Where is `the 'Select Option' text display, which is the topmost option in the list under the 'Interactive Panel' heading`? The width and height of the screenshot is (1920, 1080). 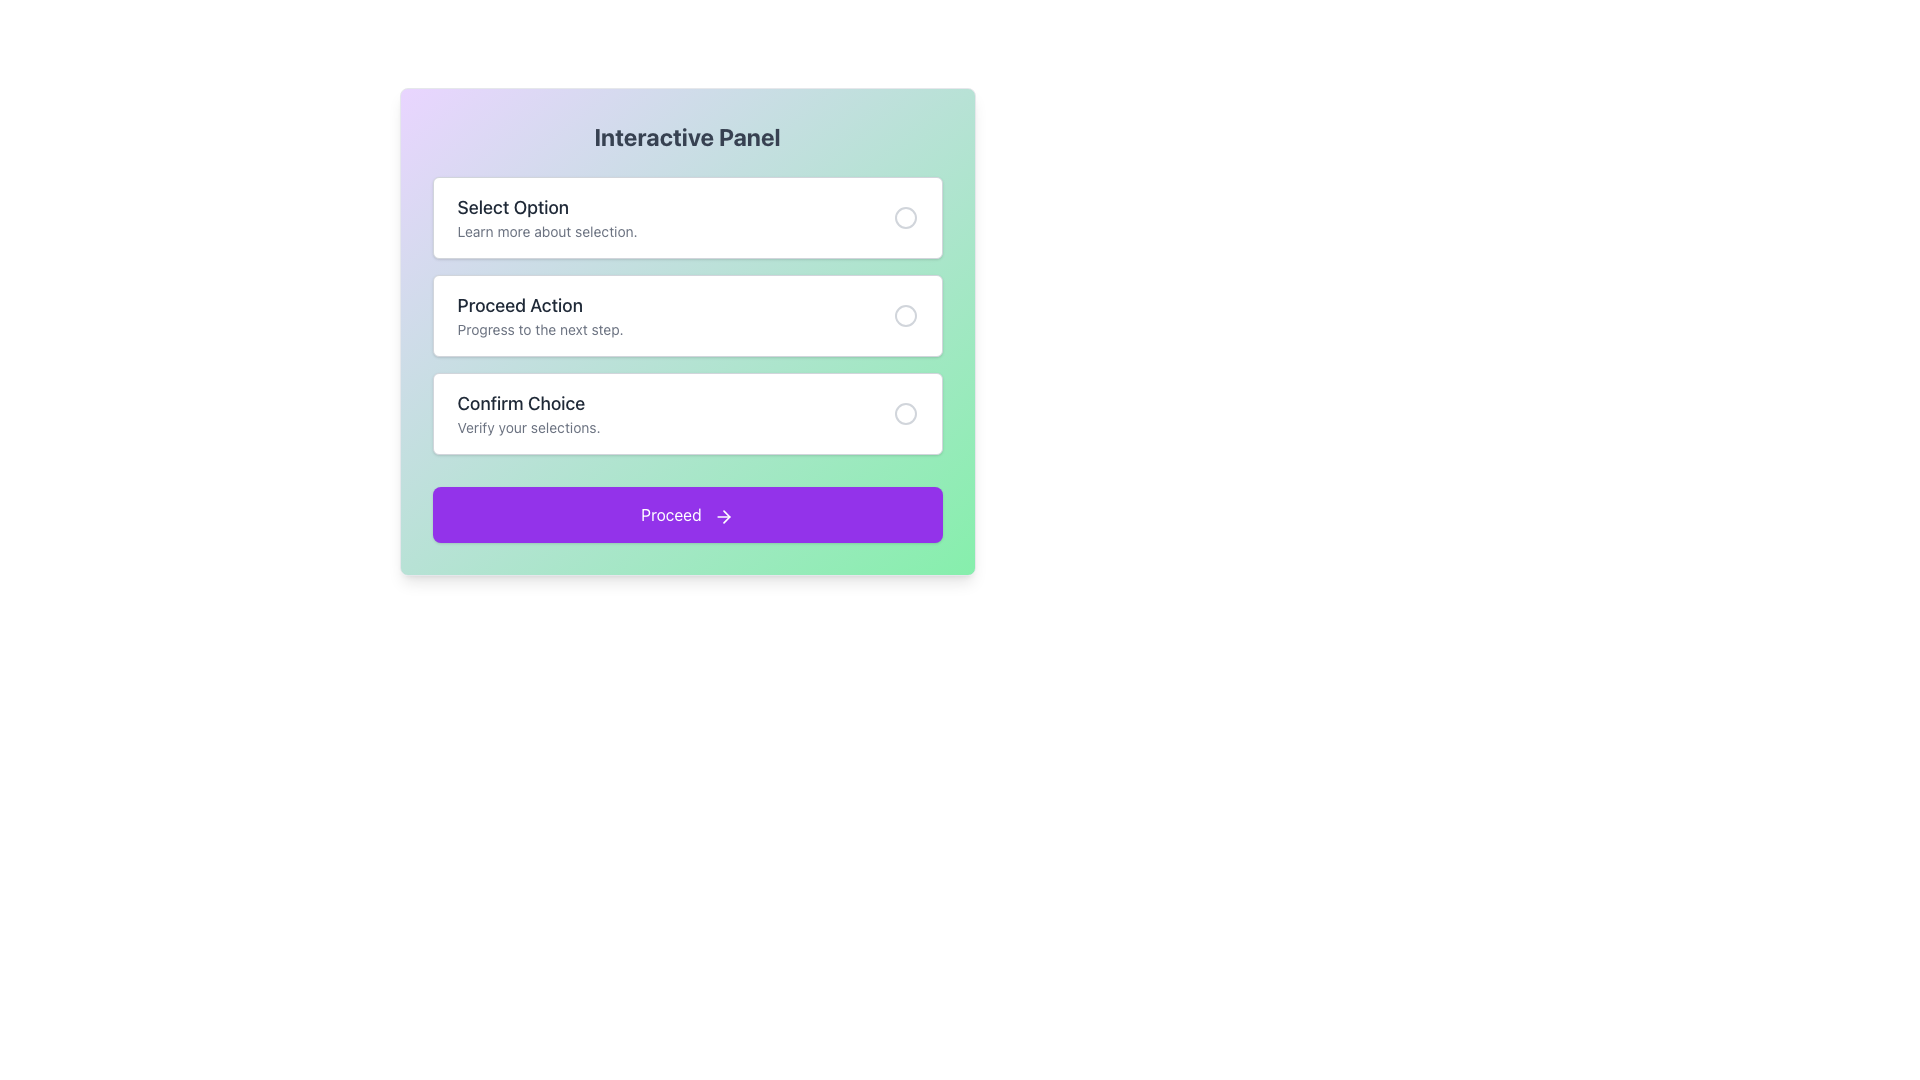
the 'Select Option' text display, which is the topmost option in the list under the 'Interactive Panel' heading is located at coordinates (547, 218).